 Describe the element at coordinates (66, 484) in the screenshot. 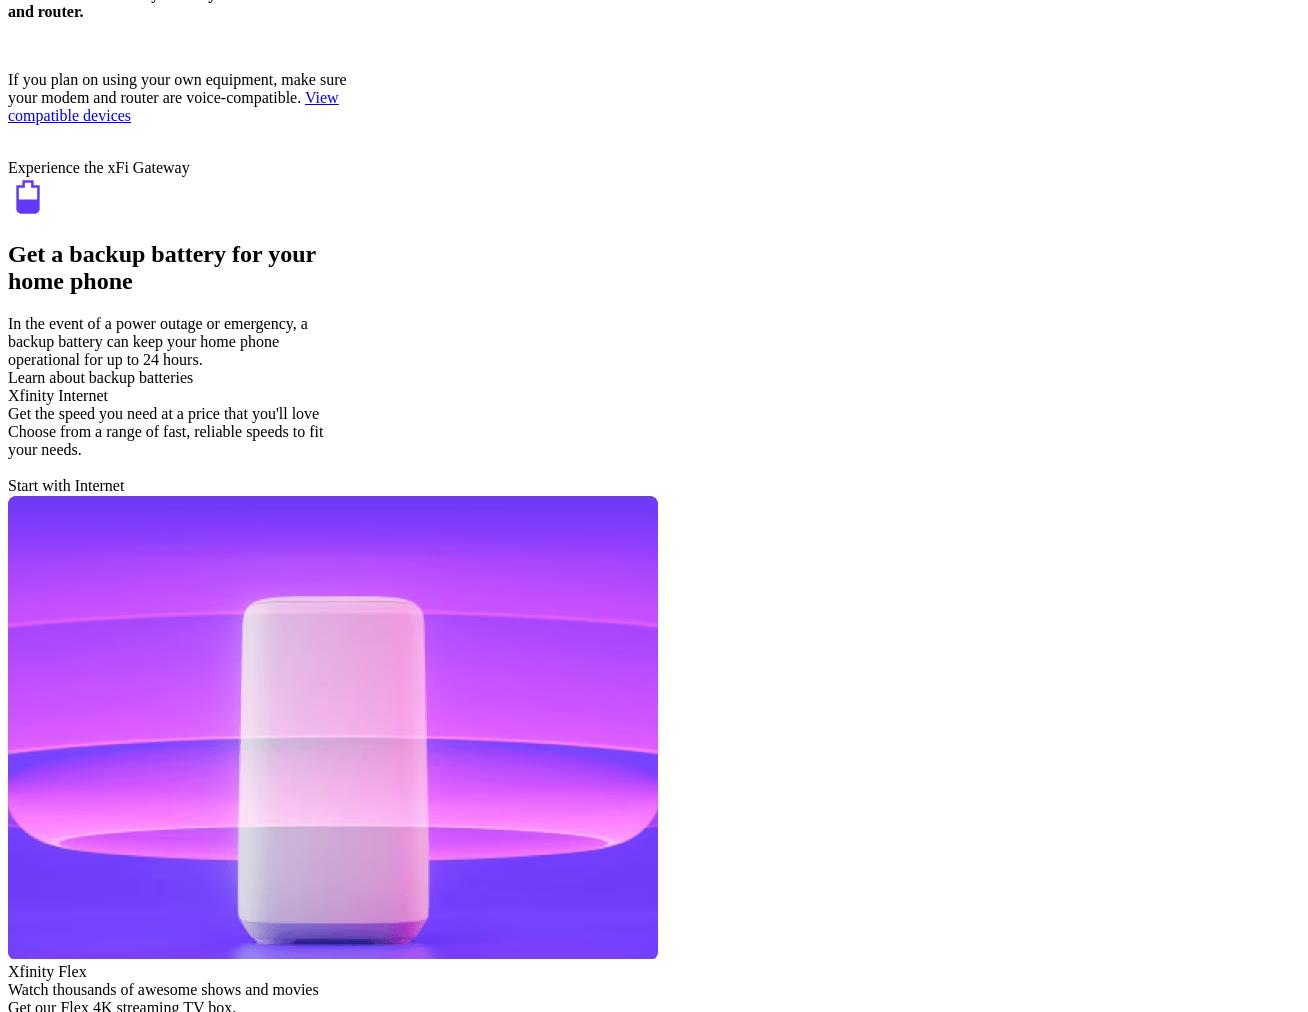

I see `'Start with Internet'` at that location.